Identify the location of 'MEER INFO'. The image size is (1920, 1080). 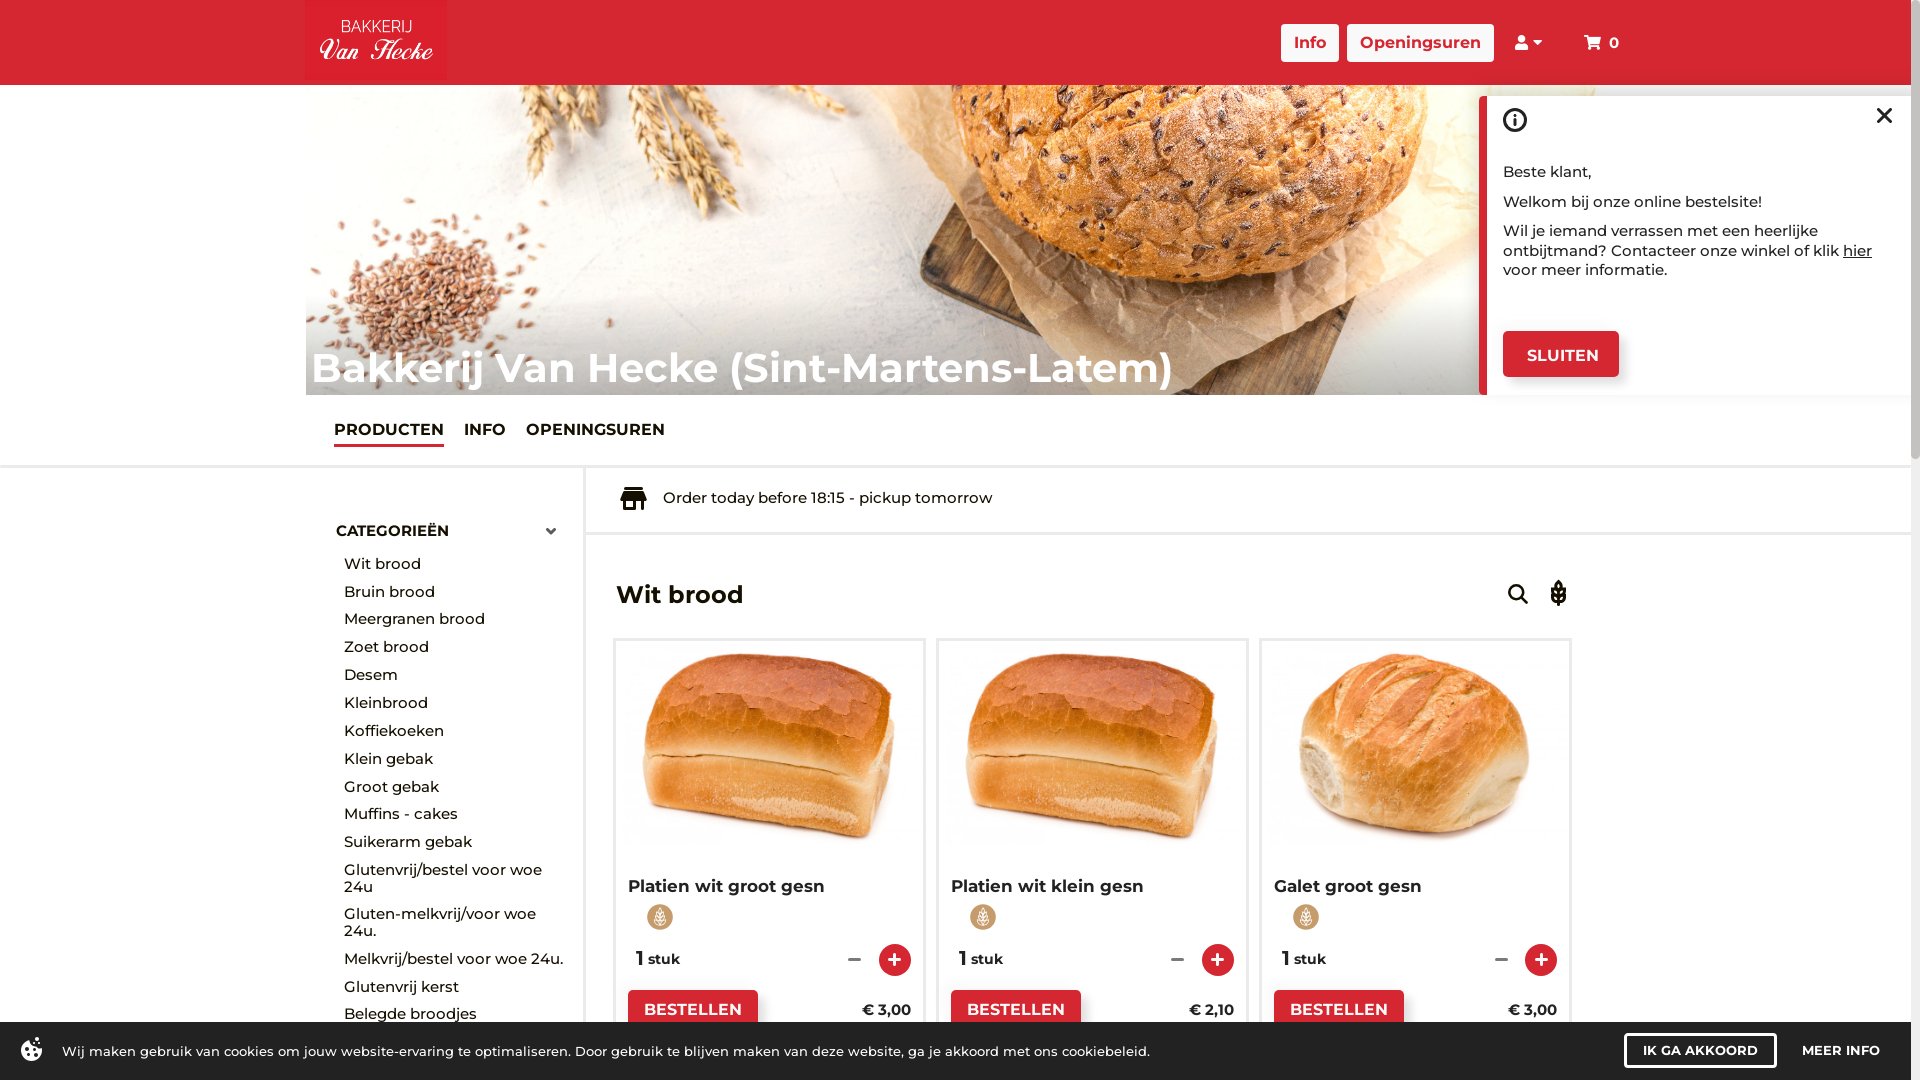
(1840, 1049).